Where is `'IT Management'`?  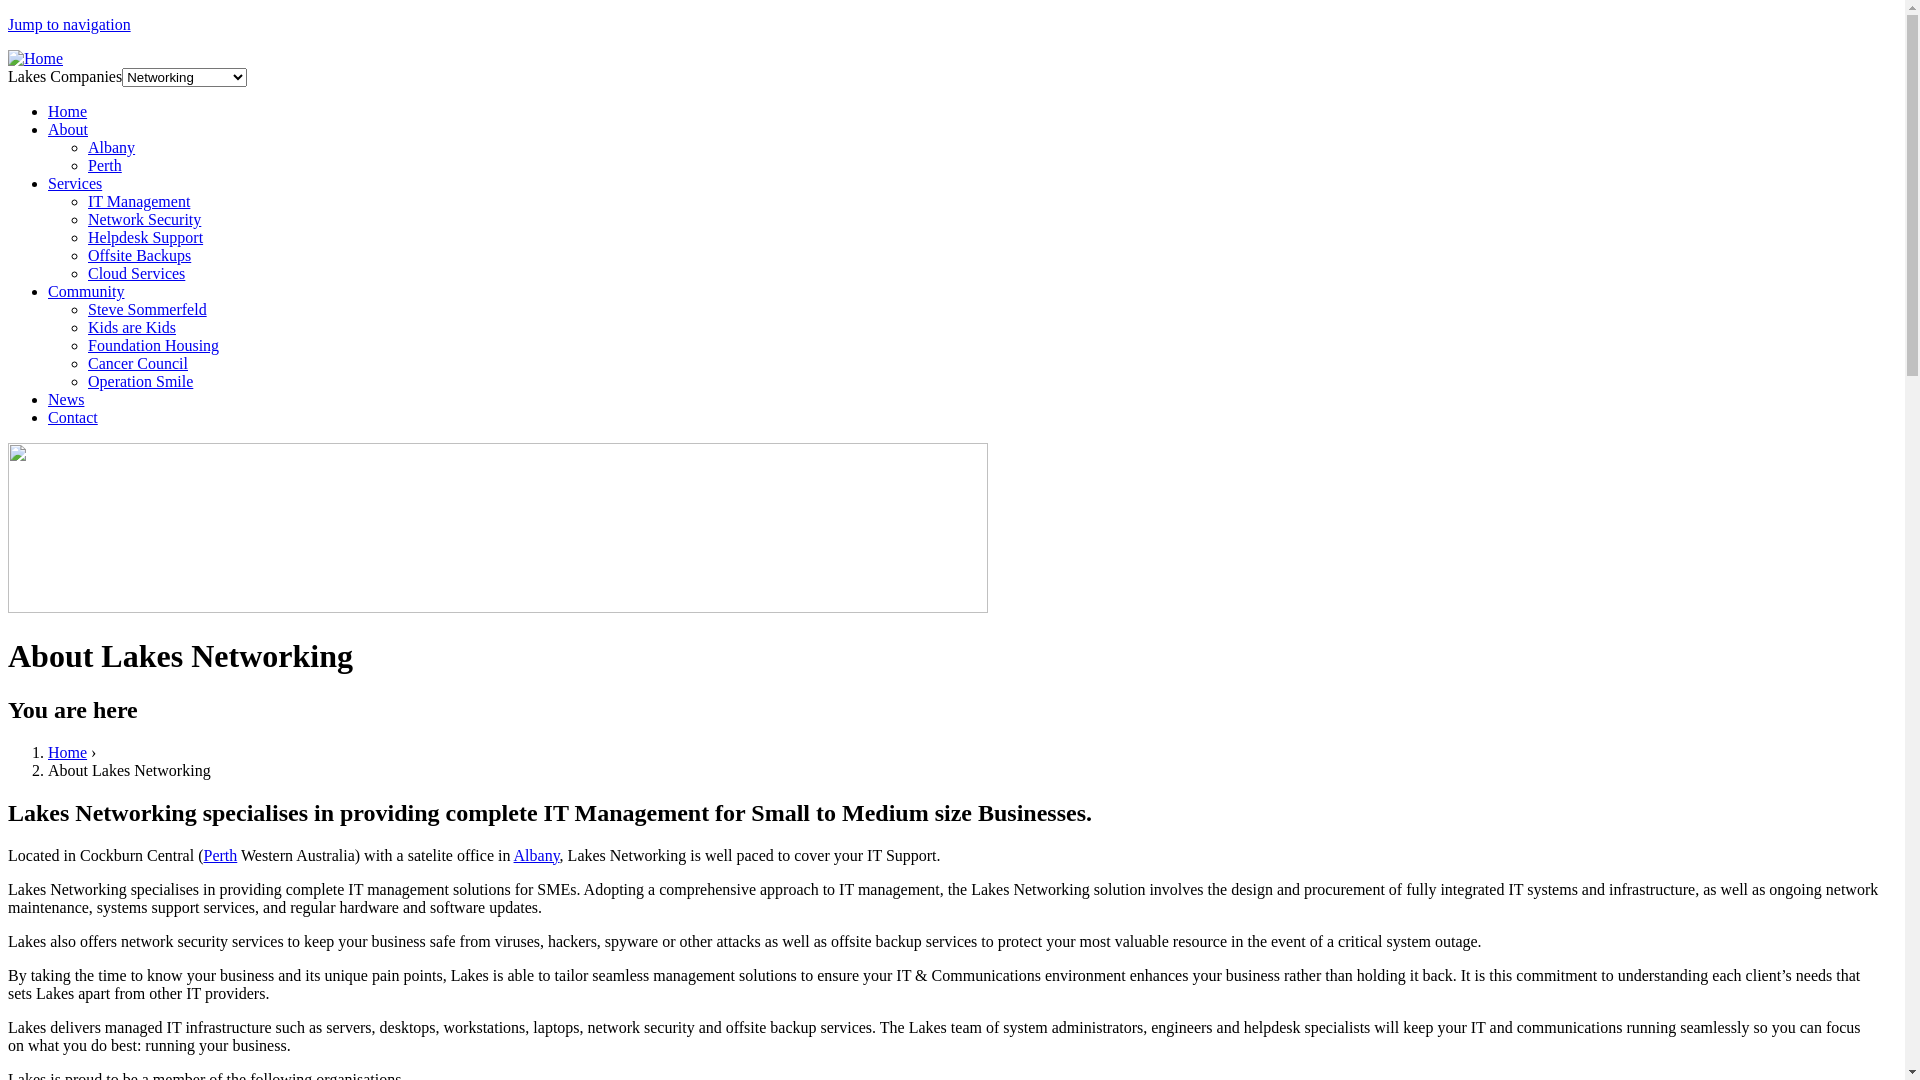
'IT Management' is located at coordinates (138, 201).